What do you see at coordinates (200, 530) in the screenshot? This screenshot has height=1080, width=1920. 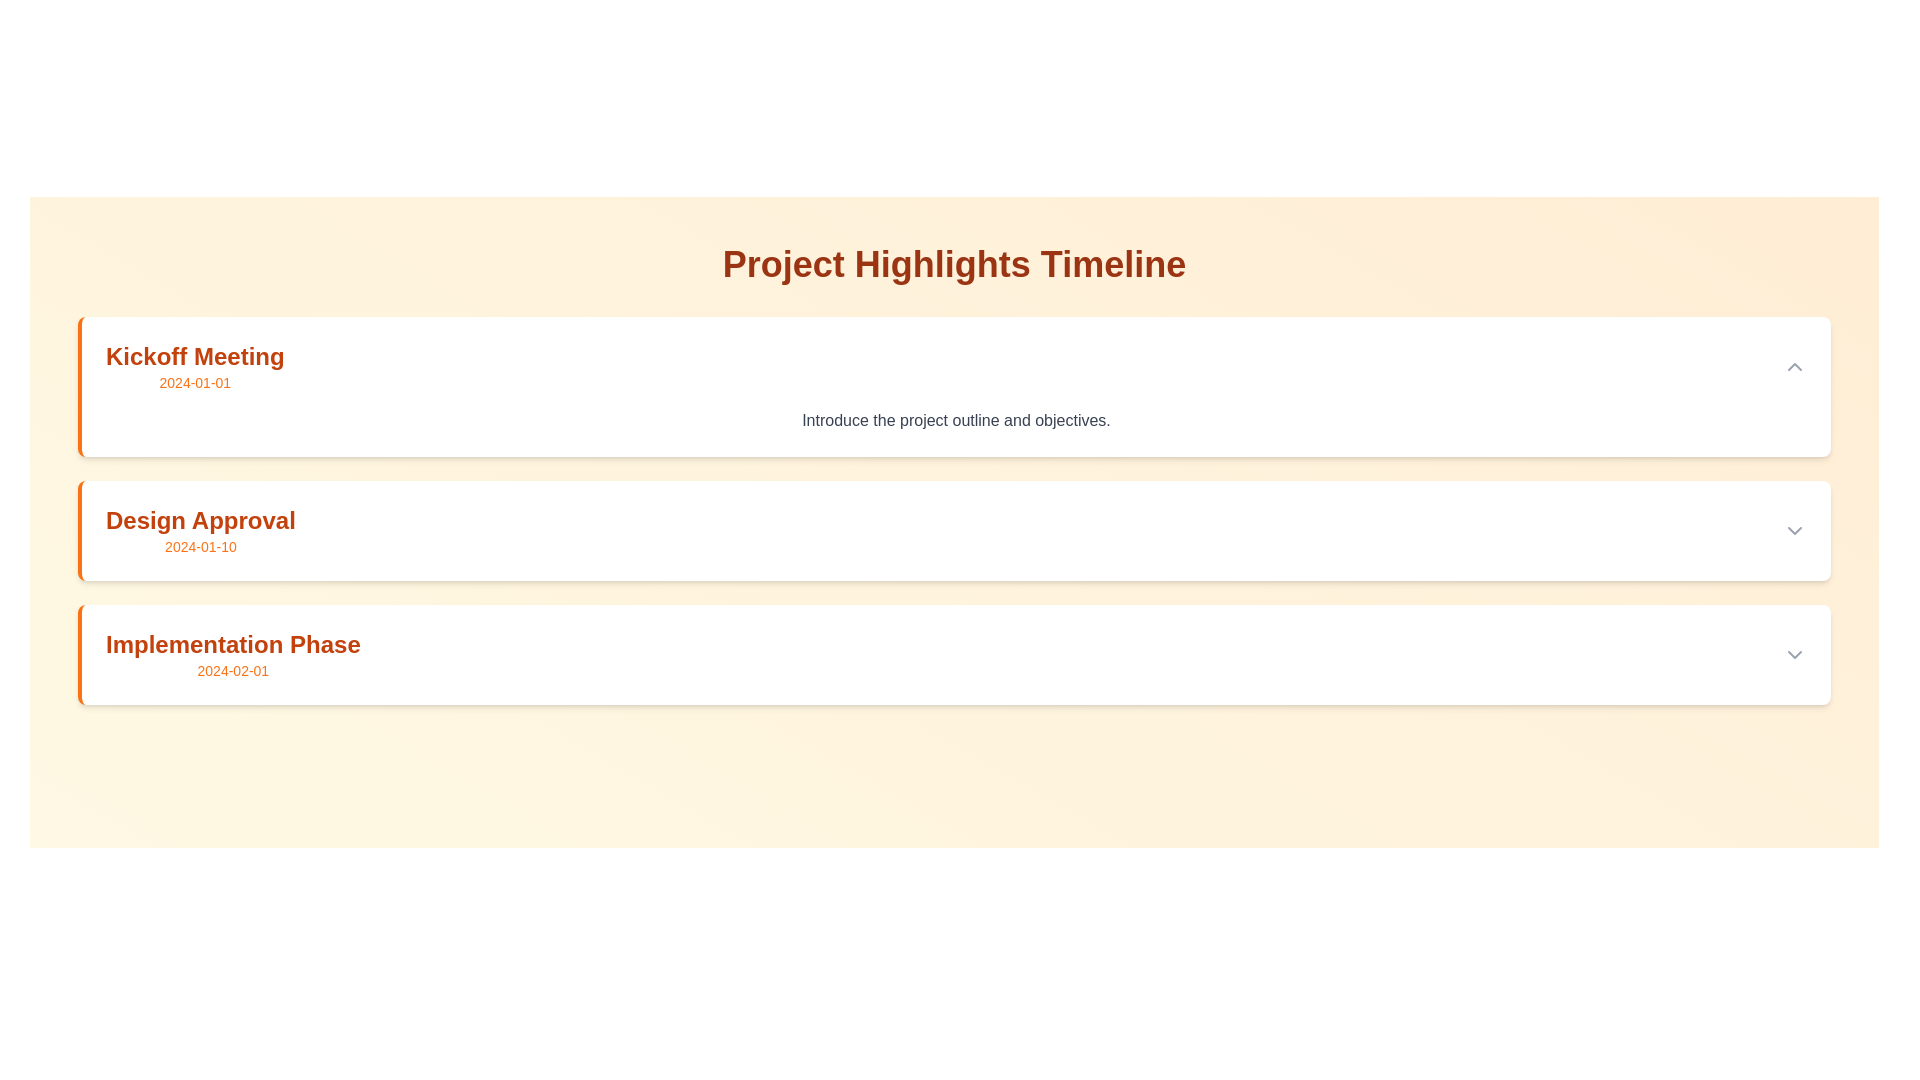 I see `the 'Design Approval' milestone text label located in the second section of the 'Project Highlights Timeline' list` at bounding box center [200, 530].